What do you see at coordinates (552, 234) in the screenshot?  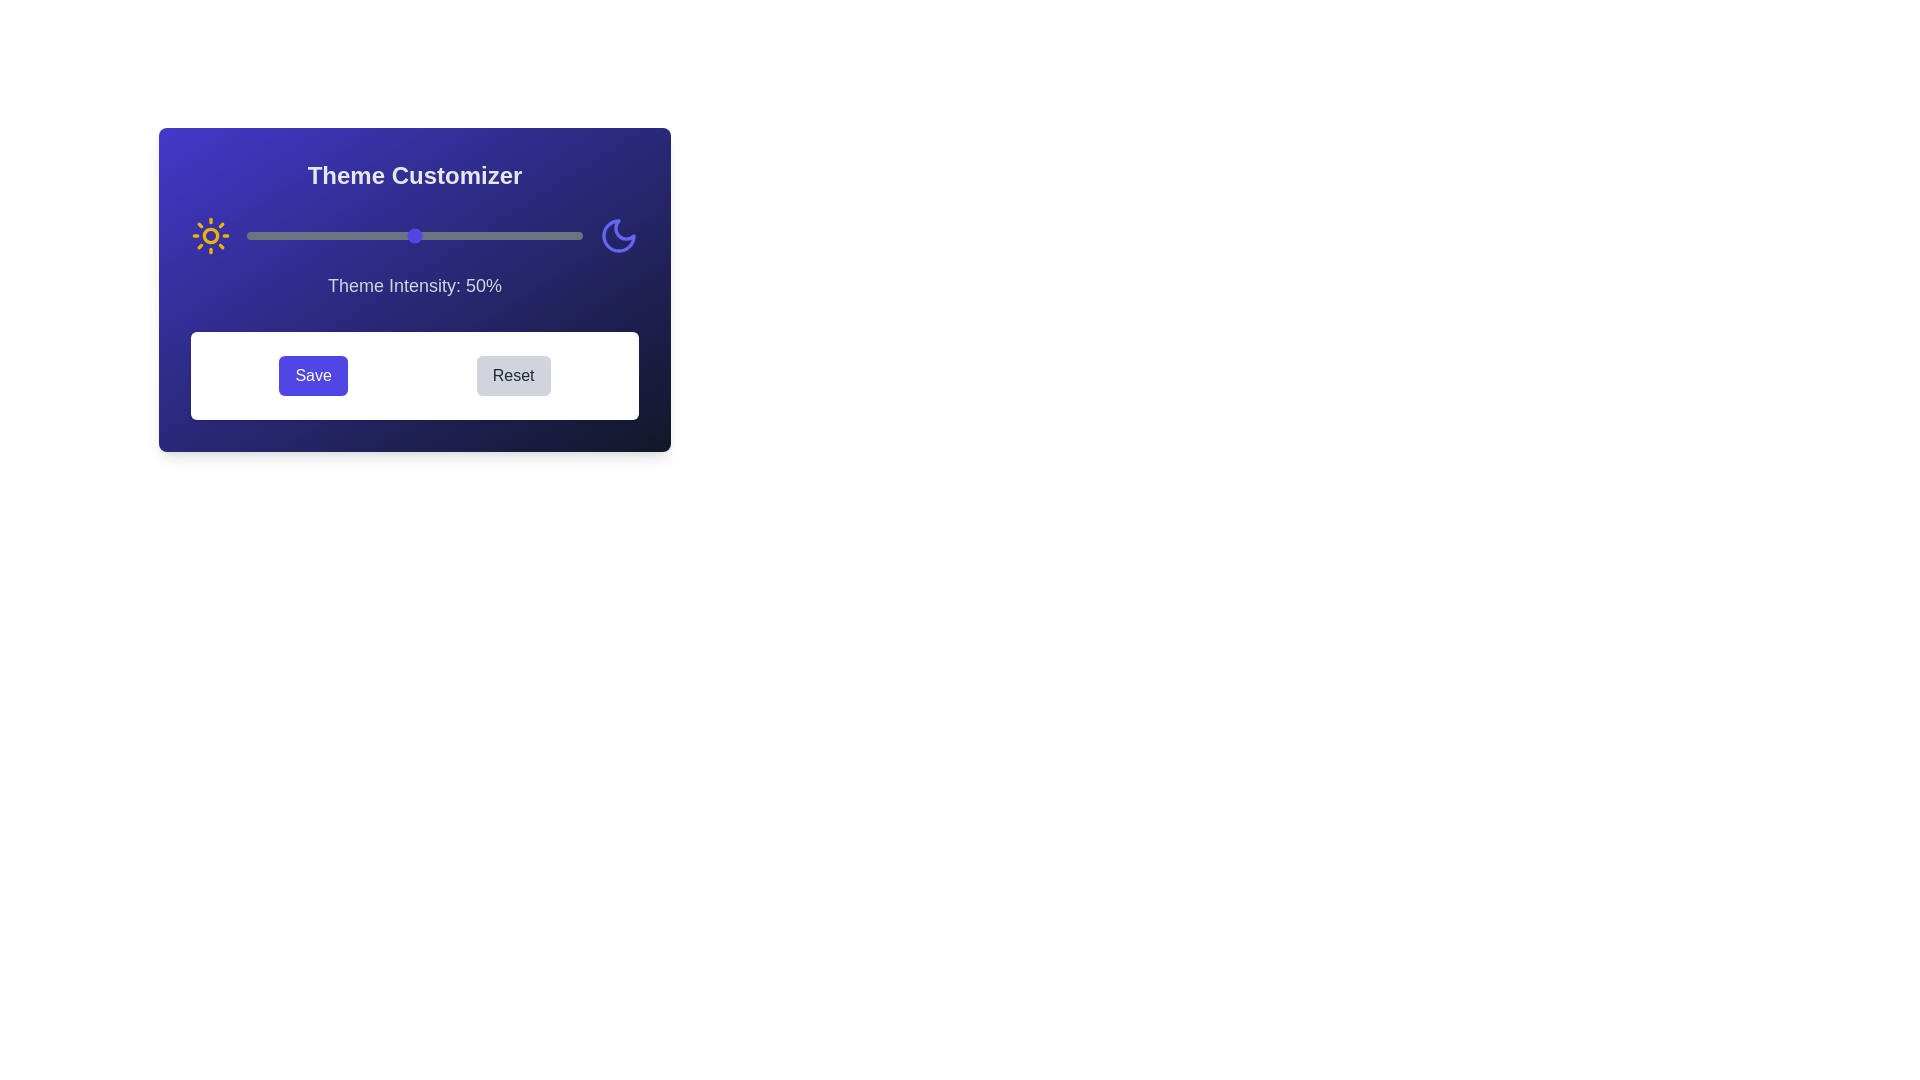 I see `the theme intensity slider to 91%` at bounding box center [552, 234].